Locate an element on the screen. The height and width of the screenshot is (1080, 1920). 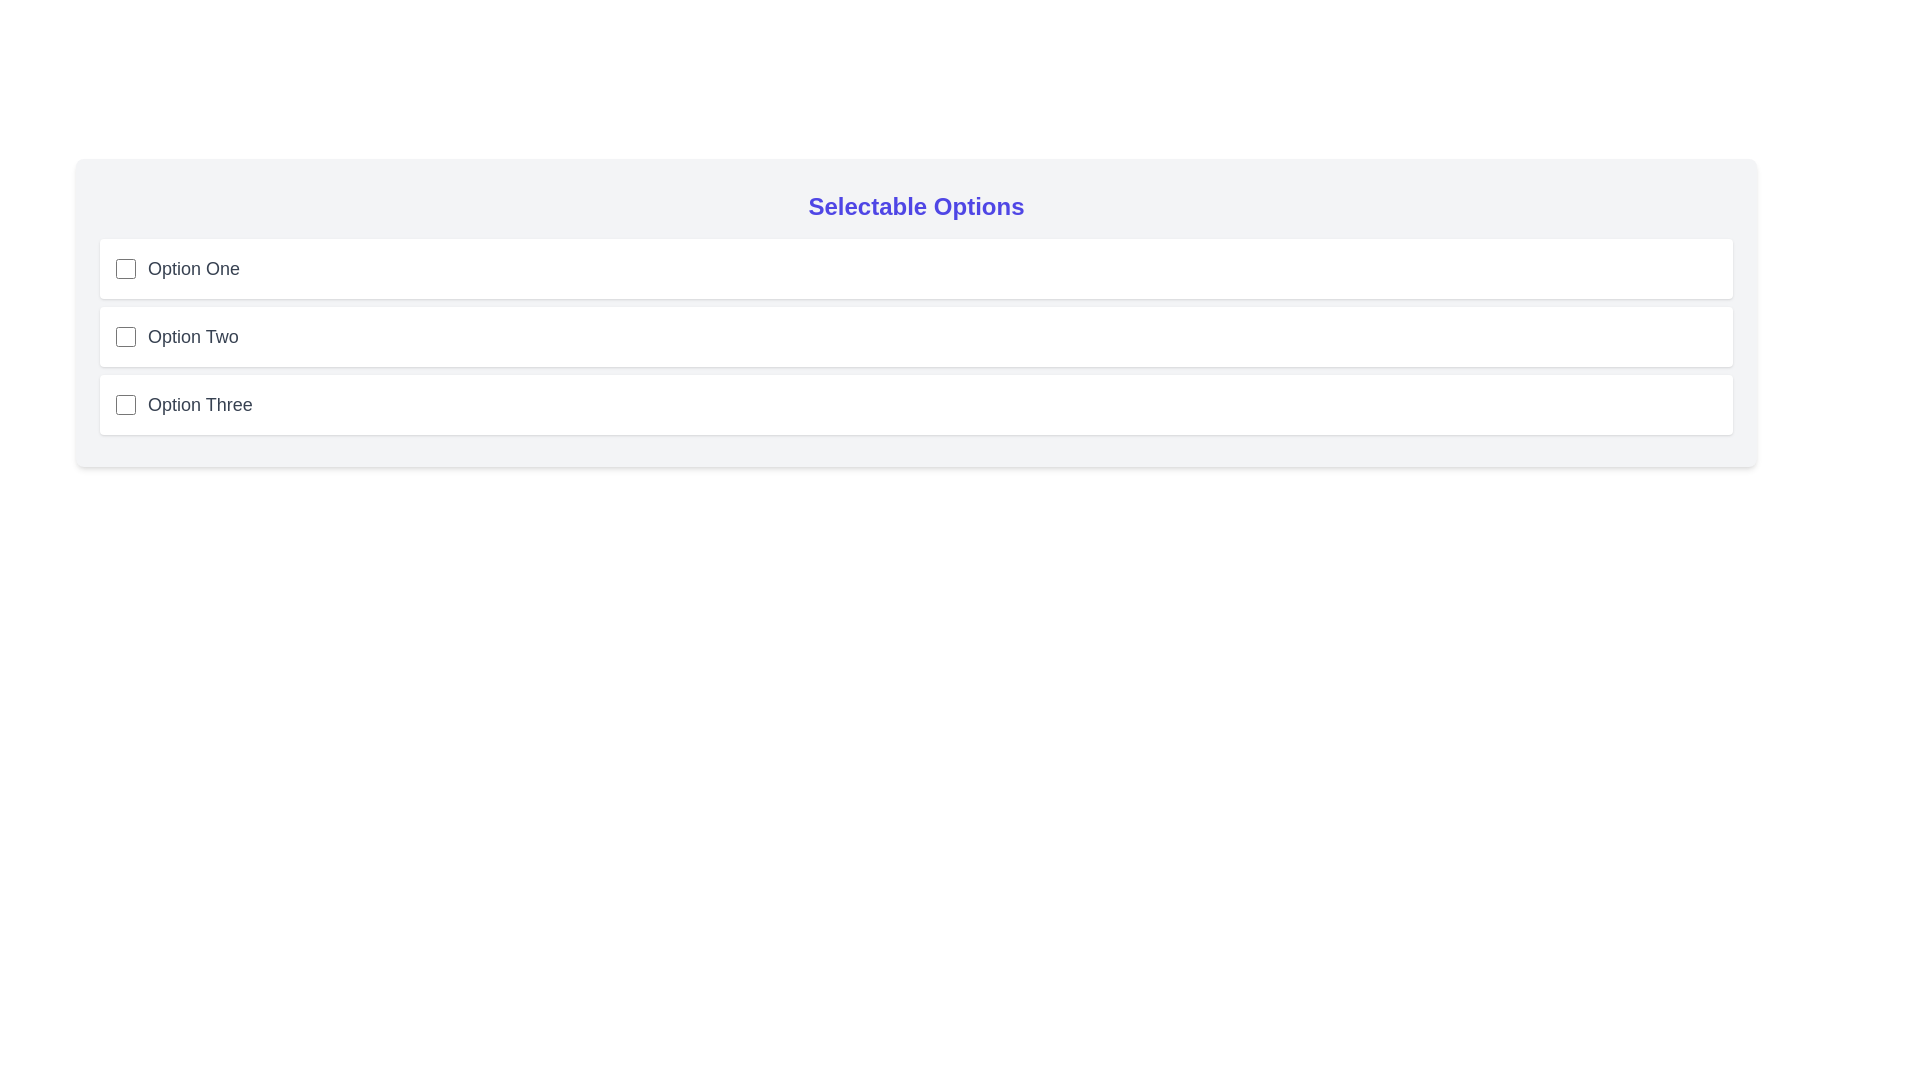
the space surrounding the option Option Three is located at coordinates (99, 374).